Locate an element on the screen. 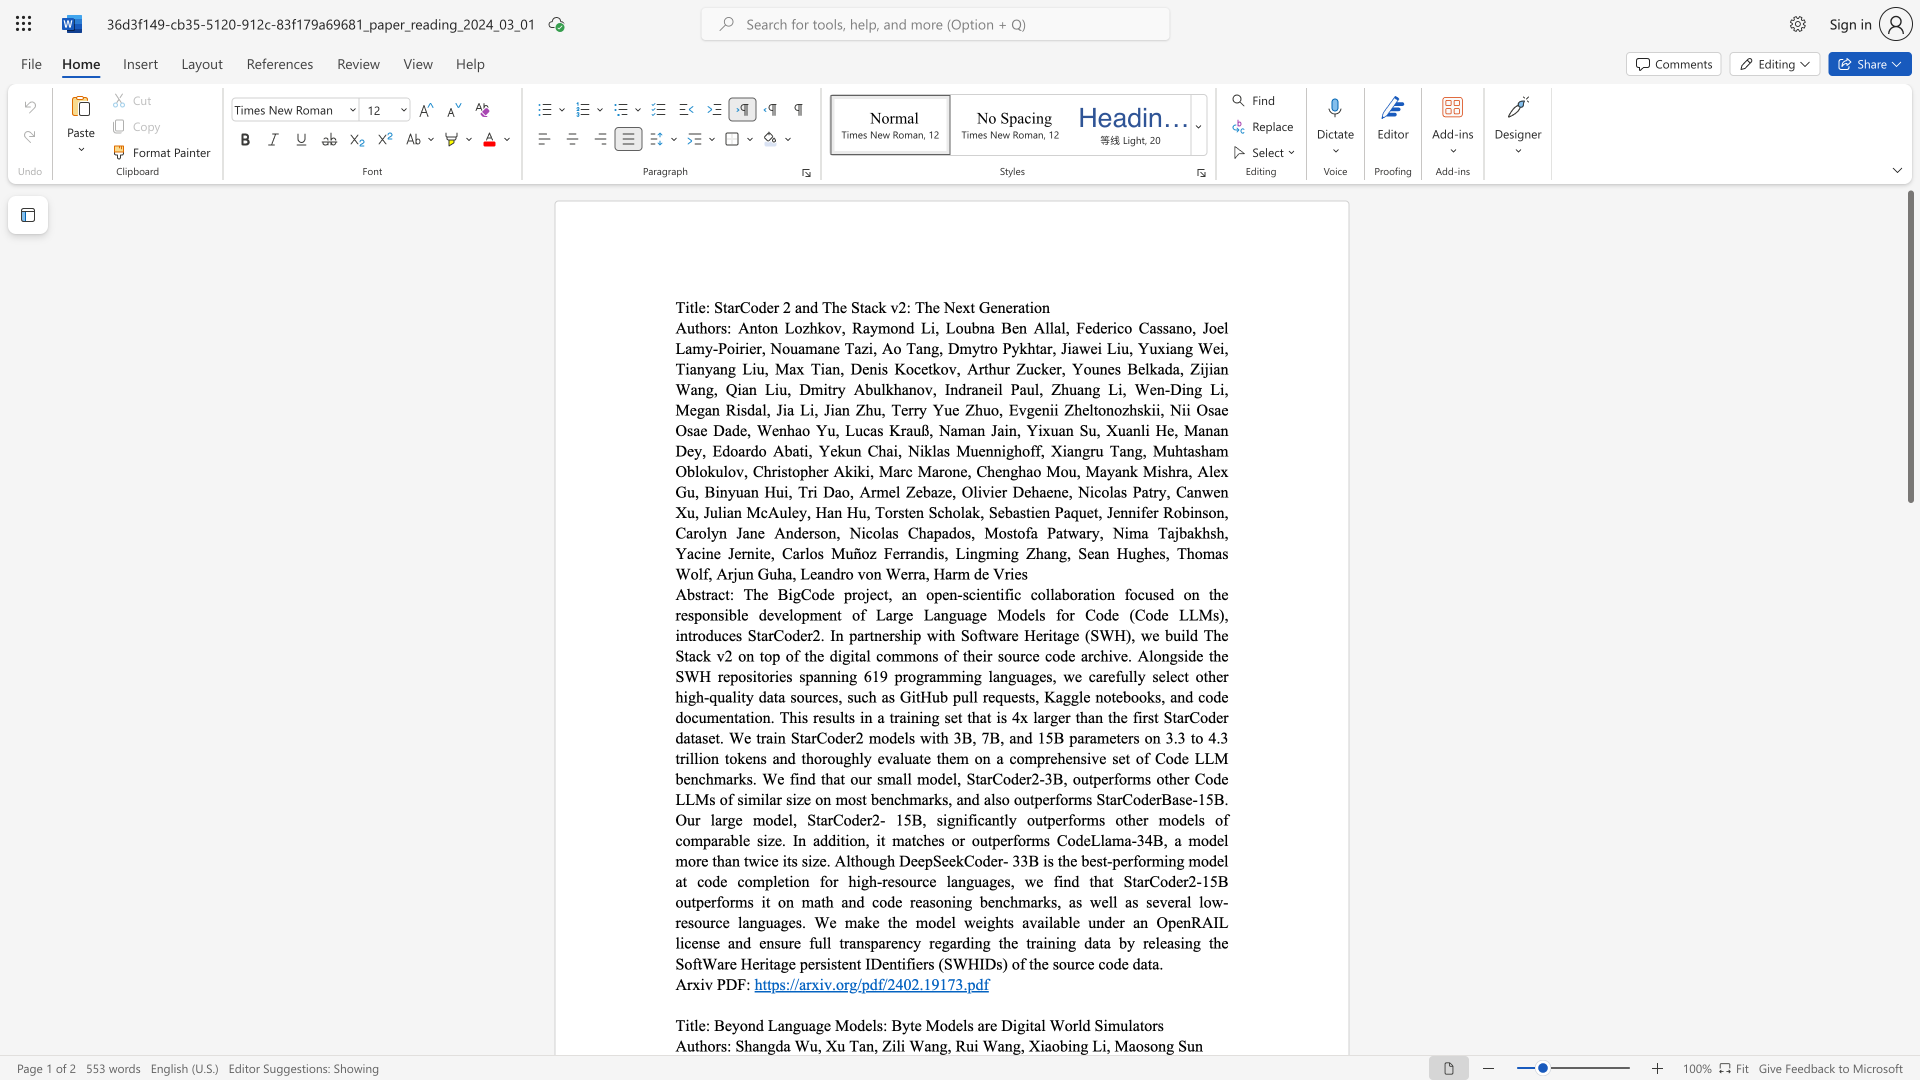 The image size is (1920, 1080). the subset text "un" within the text "Maosong Sun" is located at coordinates (1186, 1044).